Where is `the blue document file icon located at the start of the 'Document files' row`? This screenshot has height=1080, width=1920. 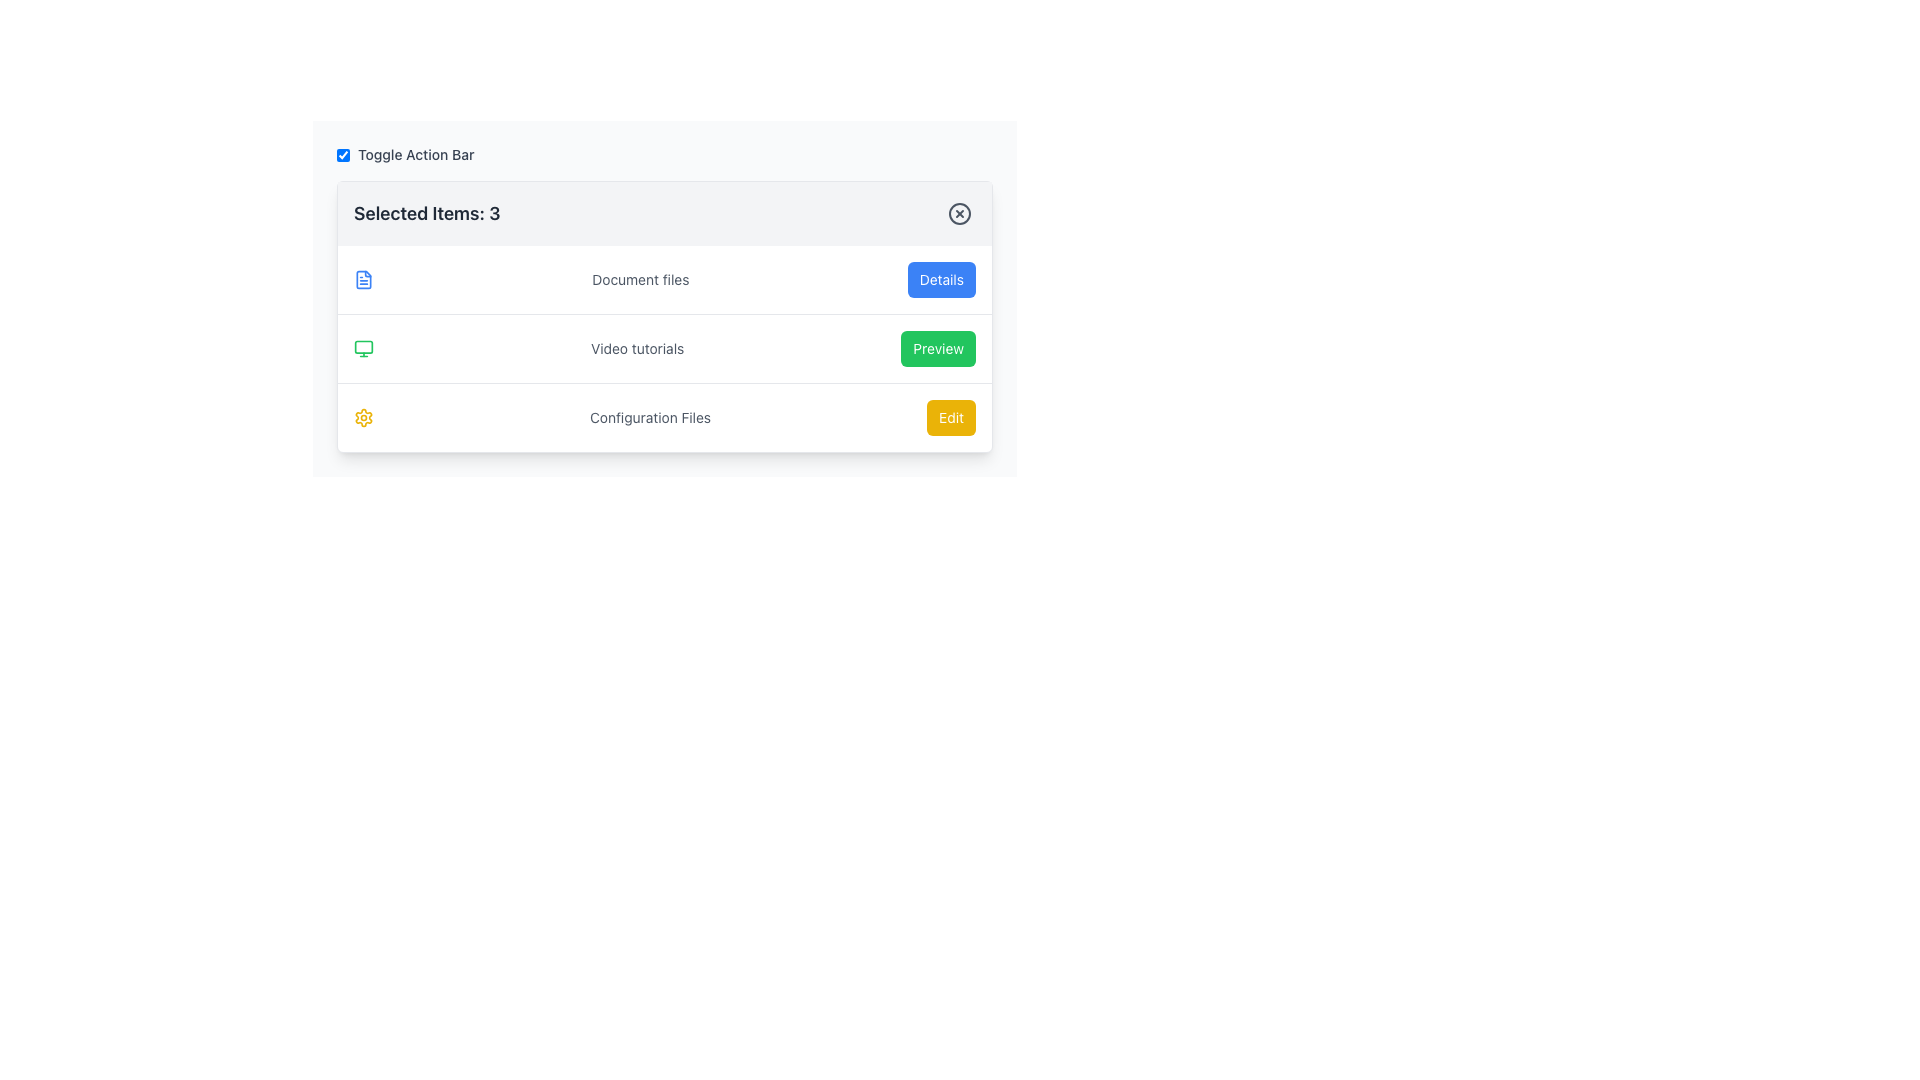 the blue document file icon located at the start of the 'Document files' row is located at coordinates (364, 280).